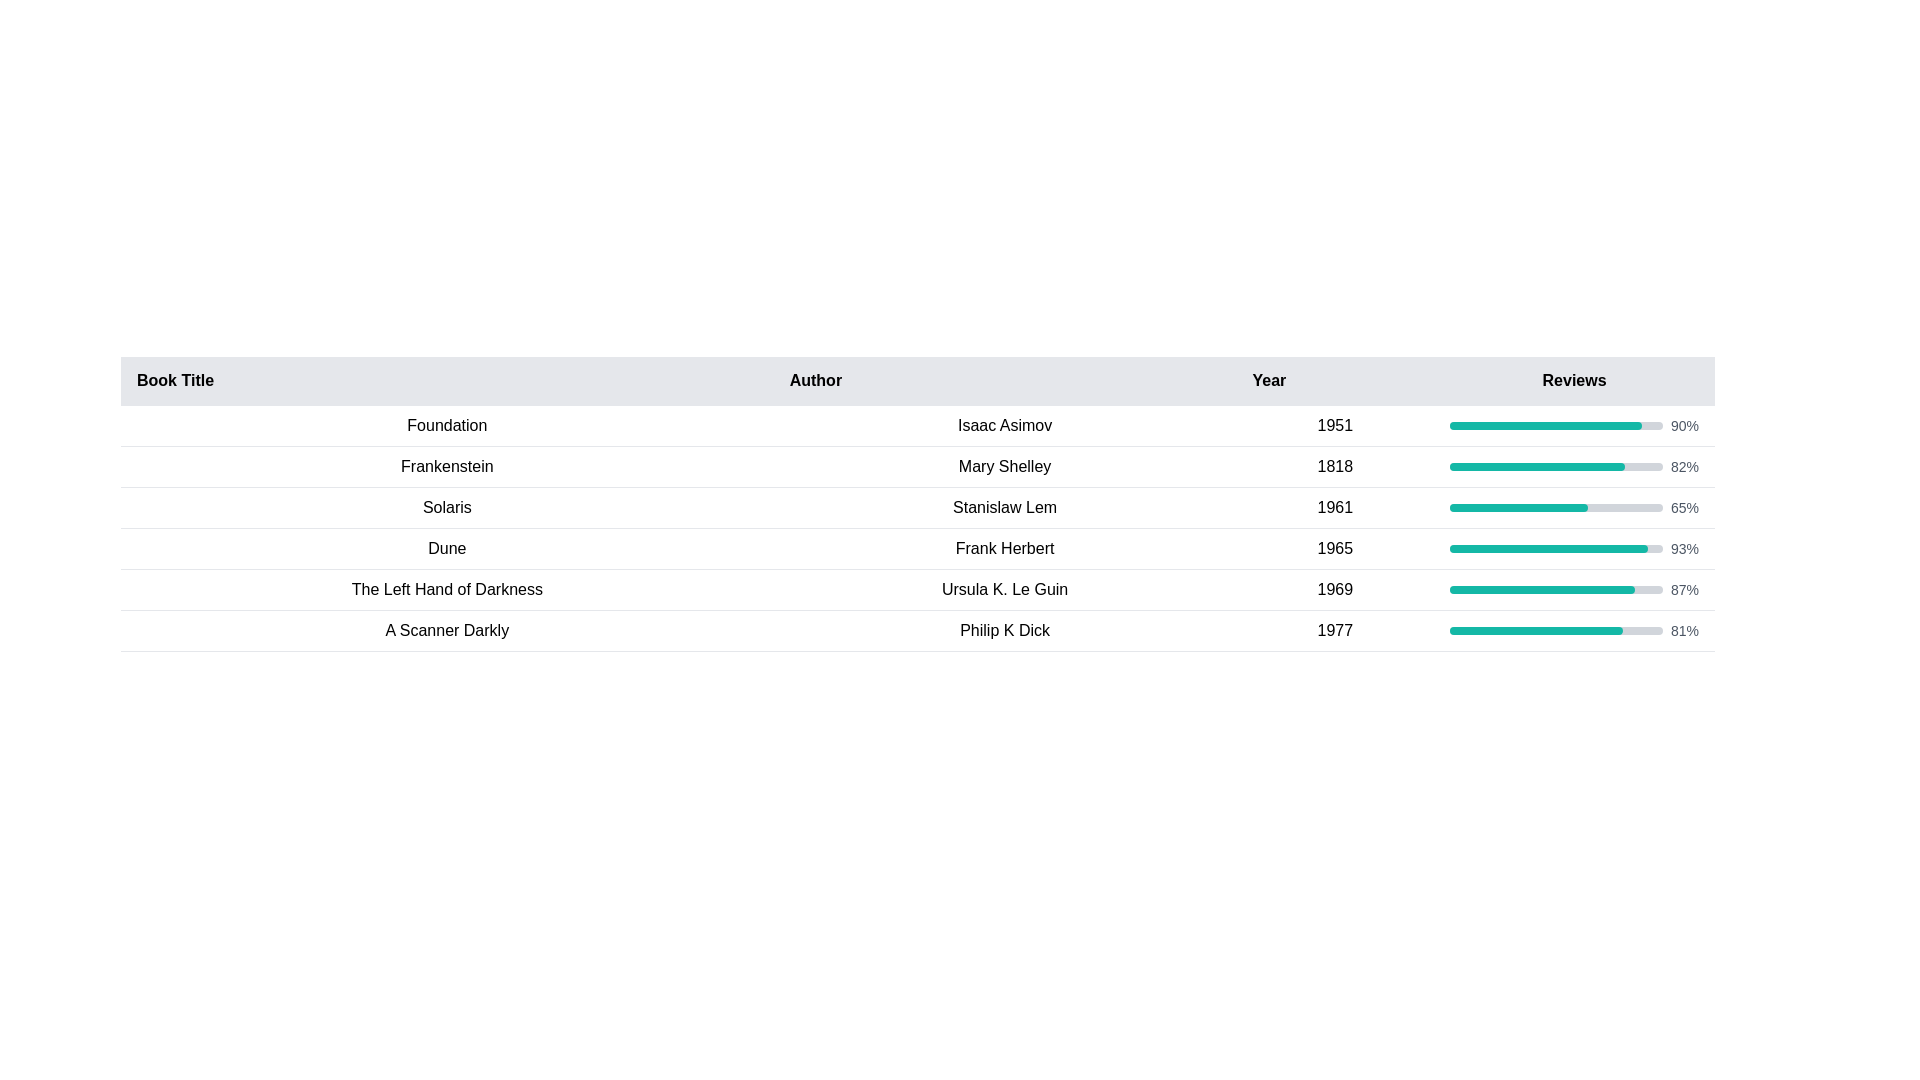 The width and height of the screenshot is (1920, 1080). What do you see at coordinates (1335, 466) in the screenshot?
I see `the Text Label displaying the publication year of 'Frankenstein', located in the third position under the 'Year' column, between 'Author' and 'Reviews'` at bounding box center [1335, 466].